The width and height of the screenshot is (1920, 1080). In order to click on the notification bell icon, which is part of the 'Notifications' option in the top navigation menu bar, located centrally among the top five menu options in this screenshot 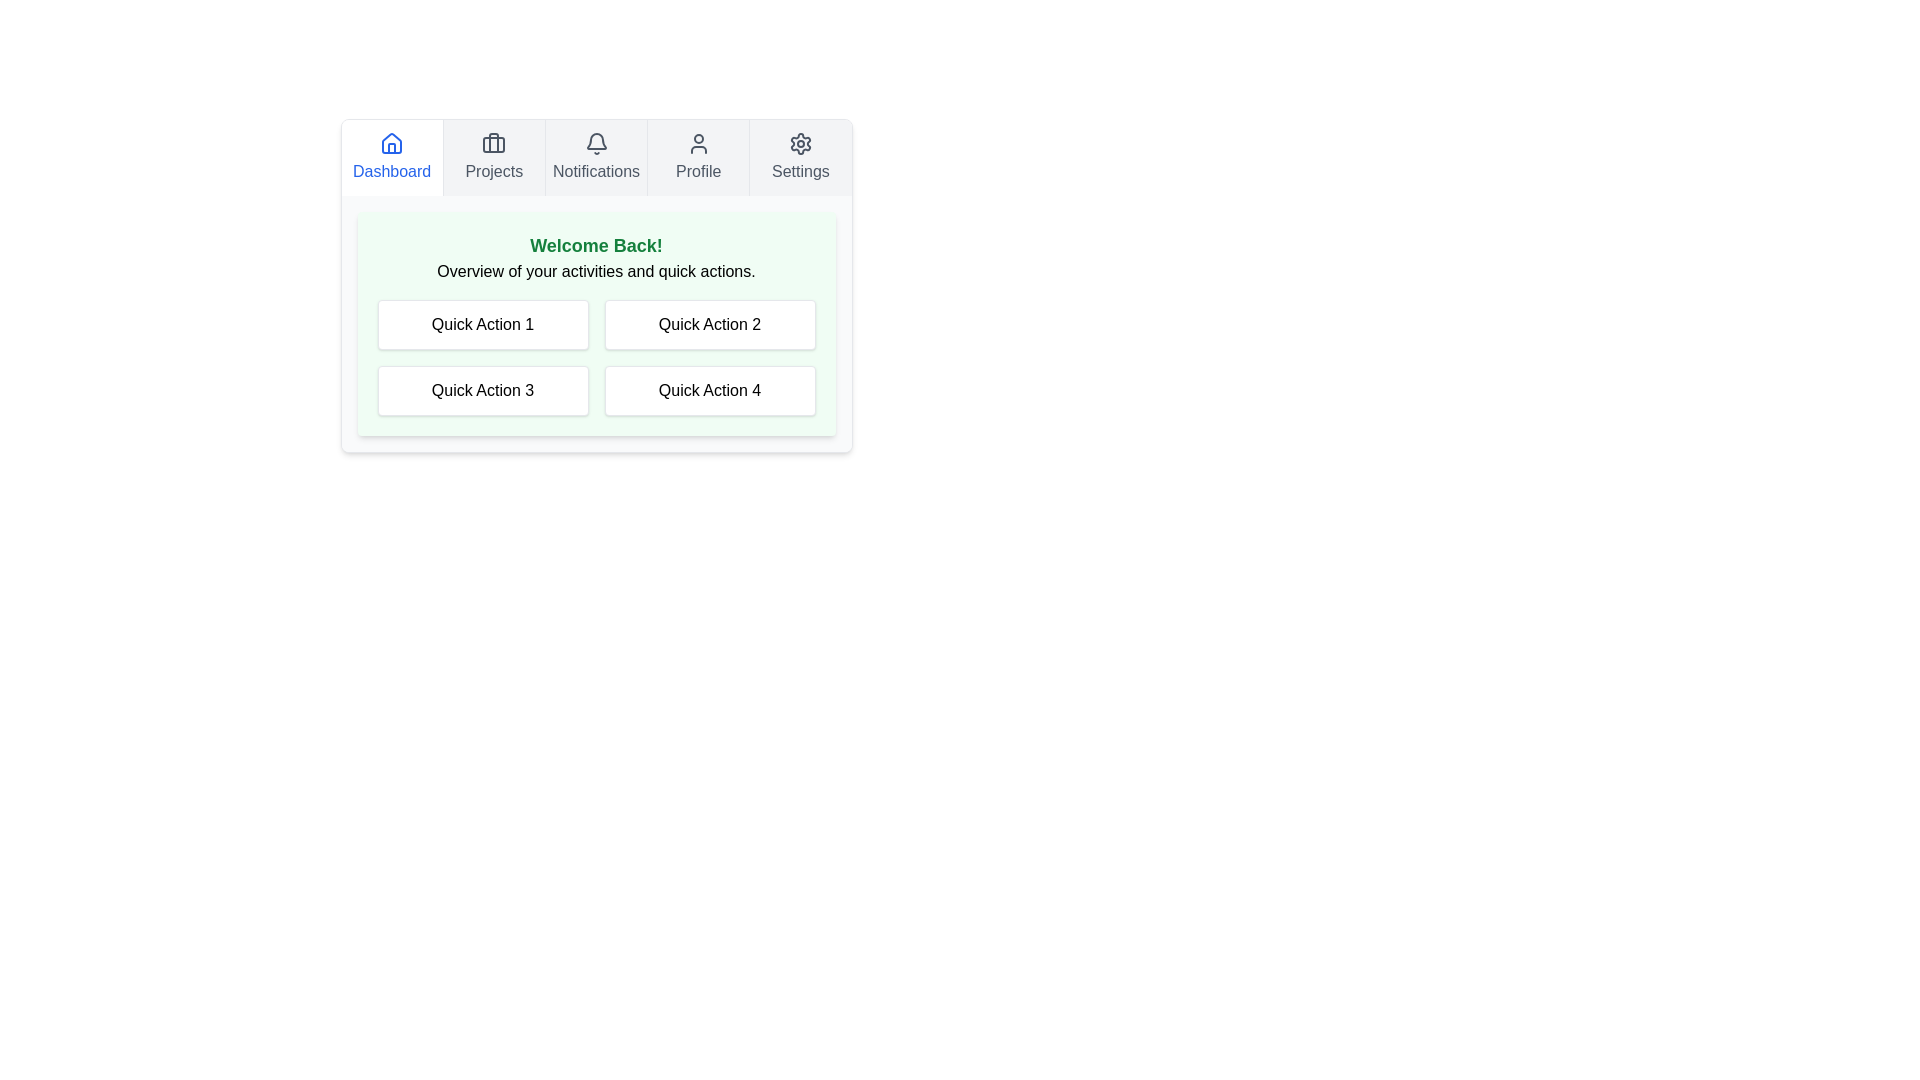, I will do `click(595, 140)`.